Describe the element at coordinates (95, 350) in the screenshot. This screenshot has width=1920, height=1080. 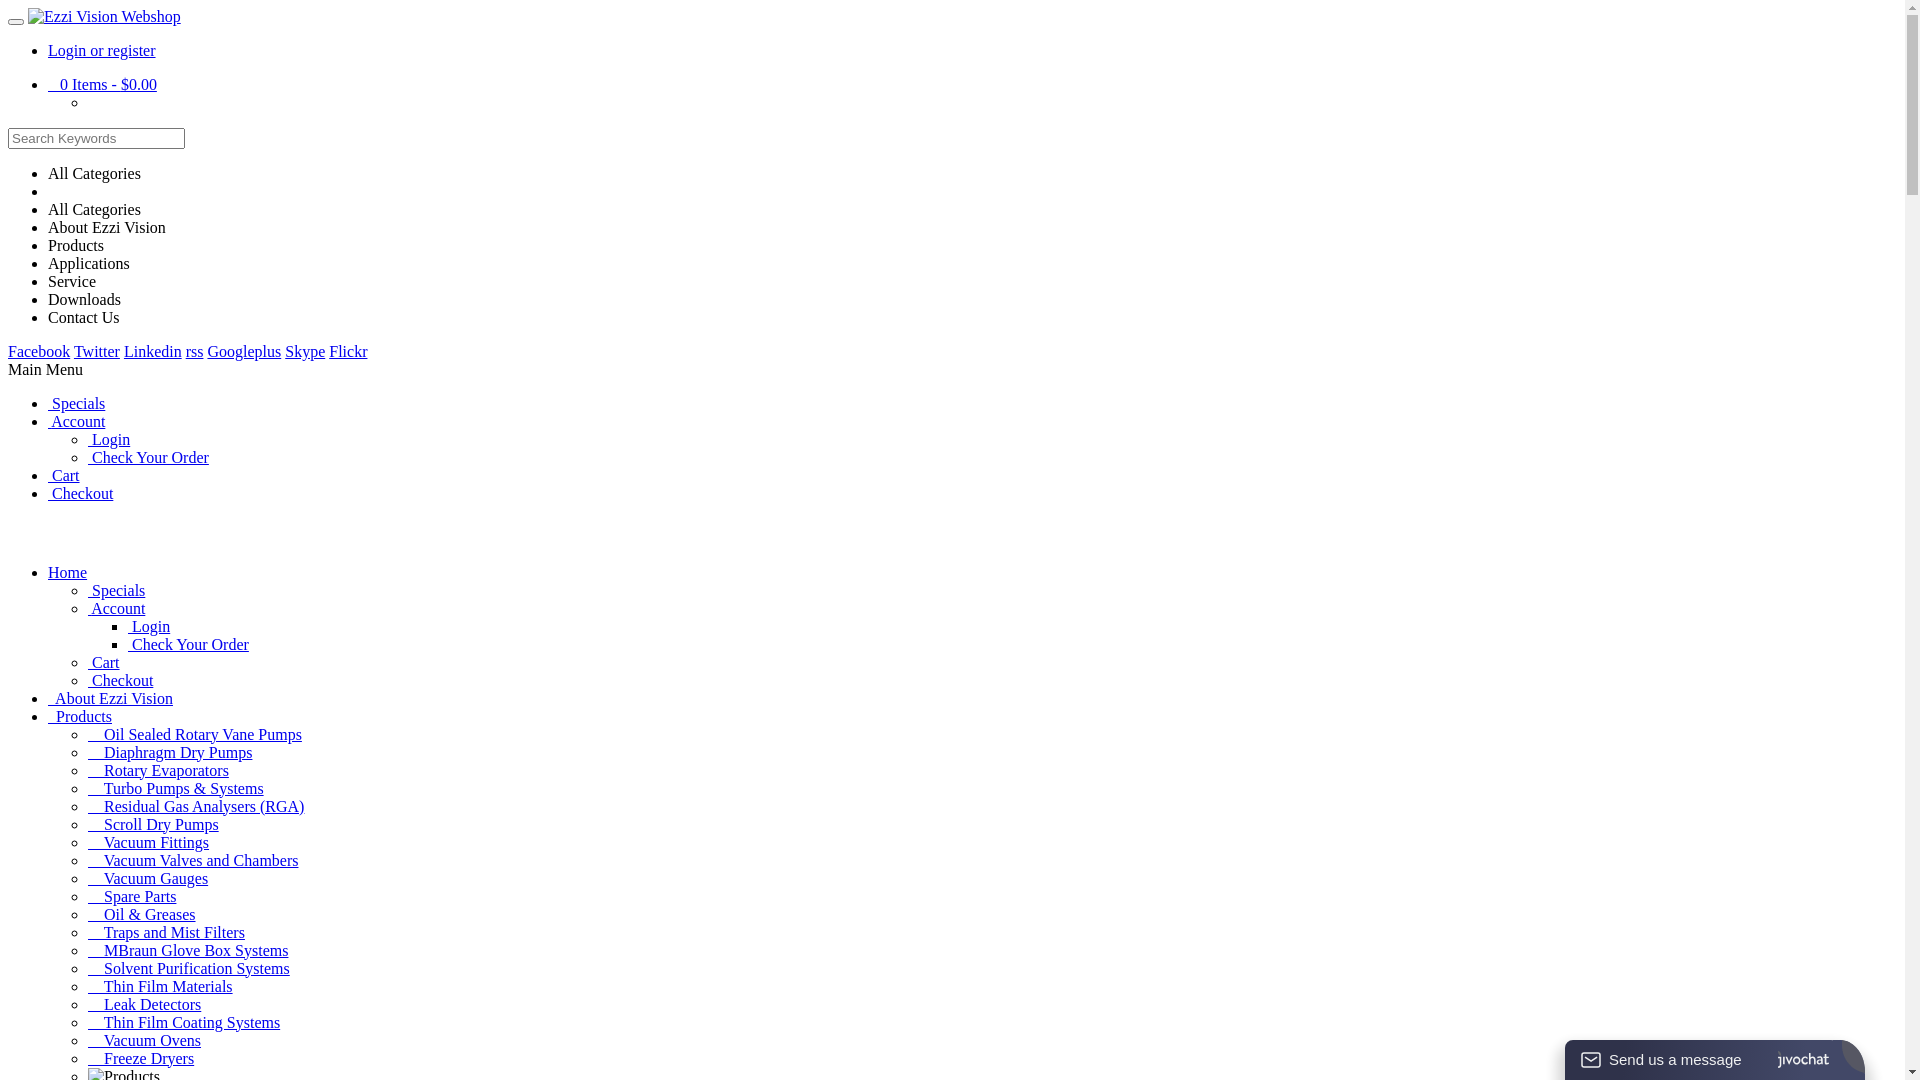
I see `'Twitter'` at that location.